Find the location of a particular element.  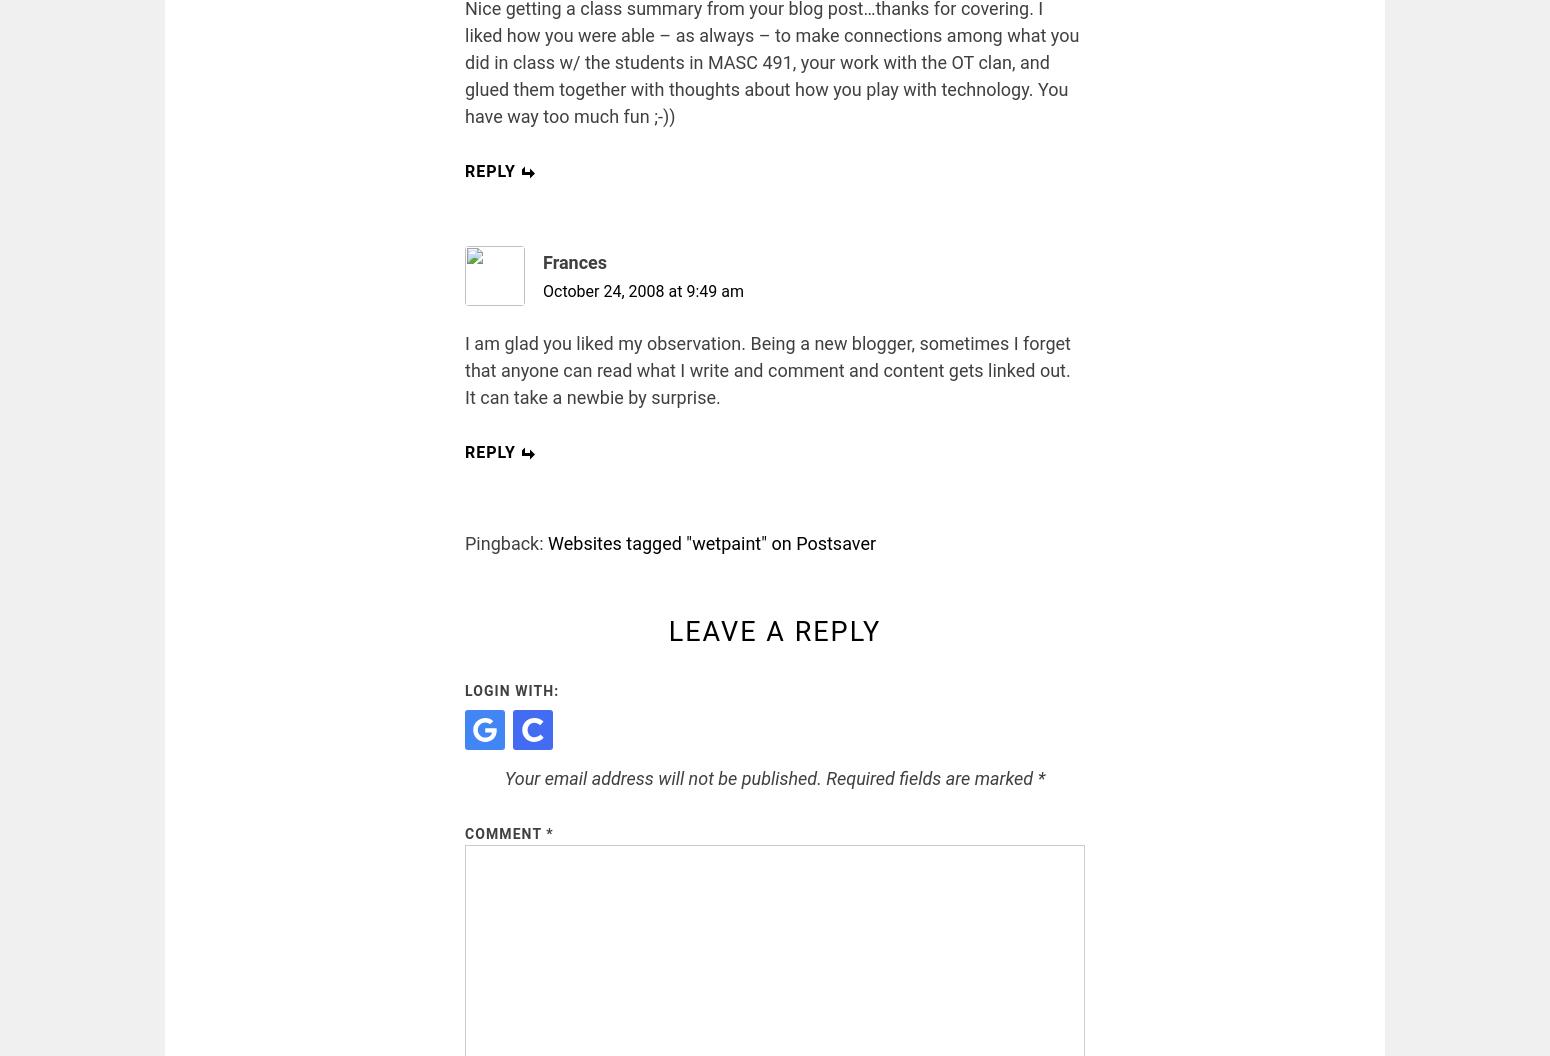

'Comment' is located at coordinates (504, 832).